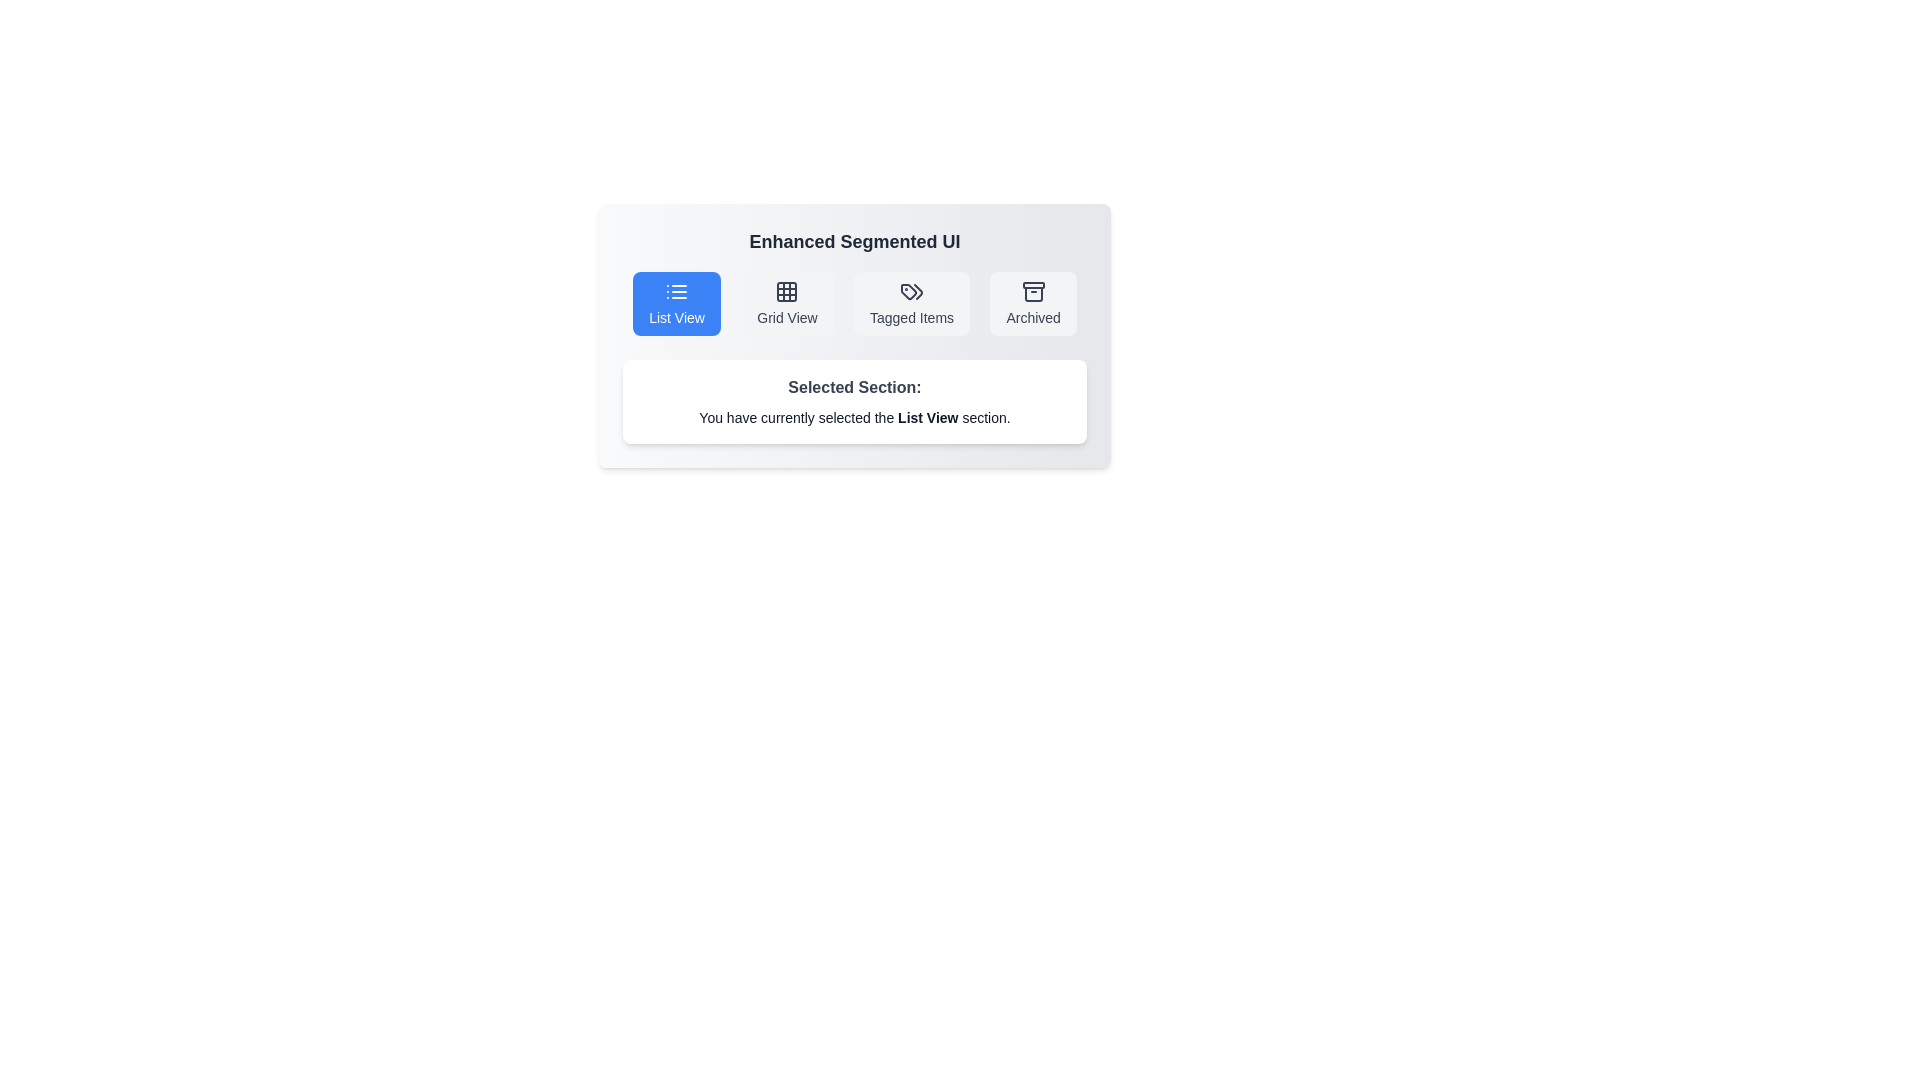  What do you see at coordinates (786, 316) in the screenshot?
I see `the 'Grid View' label displayed within the selectable card-like button, located at the bottom center of the second segmented button from the left` at bounding box center [786, 316].